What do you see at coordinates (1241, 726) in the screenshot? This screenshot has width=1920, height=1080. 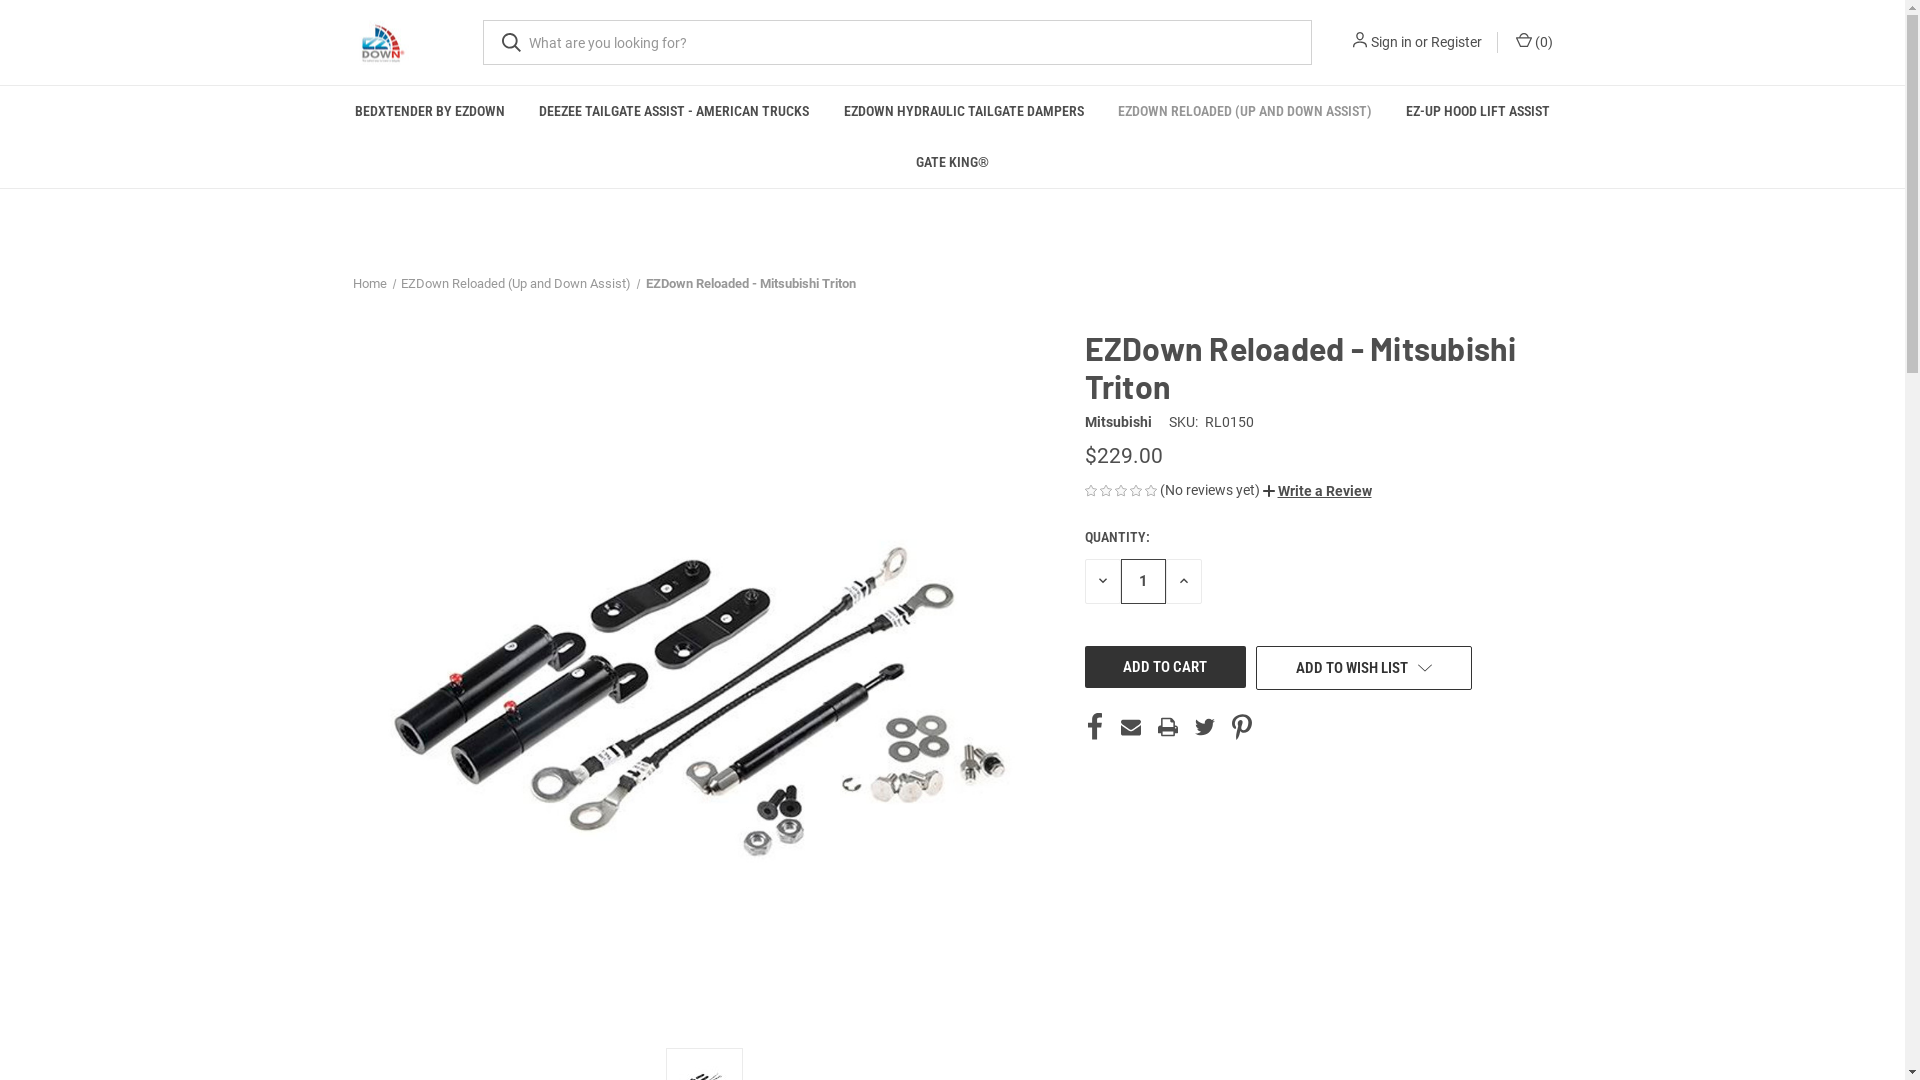 I see `'Pinterest'` at bounding box center [1241, 726].